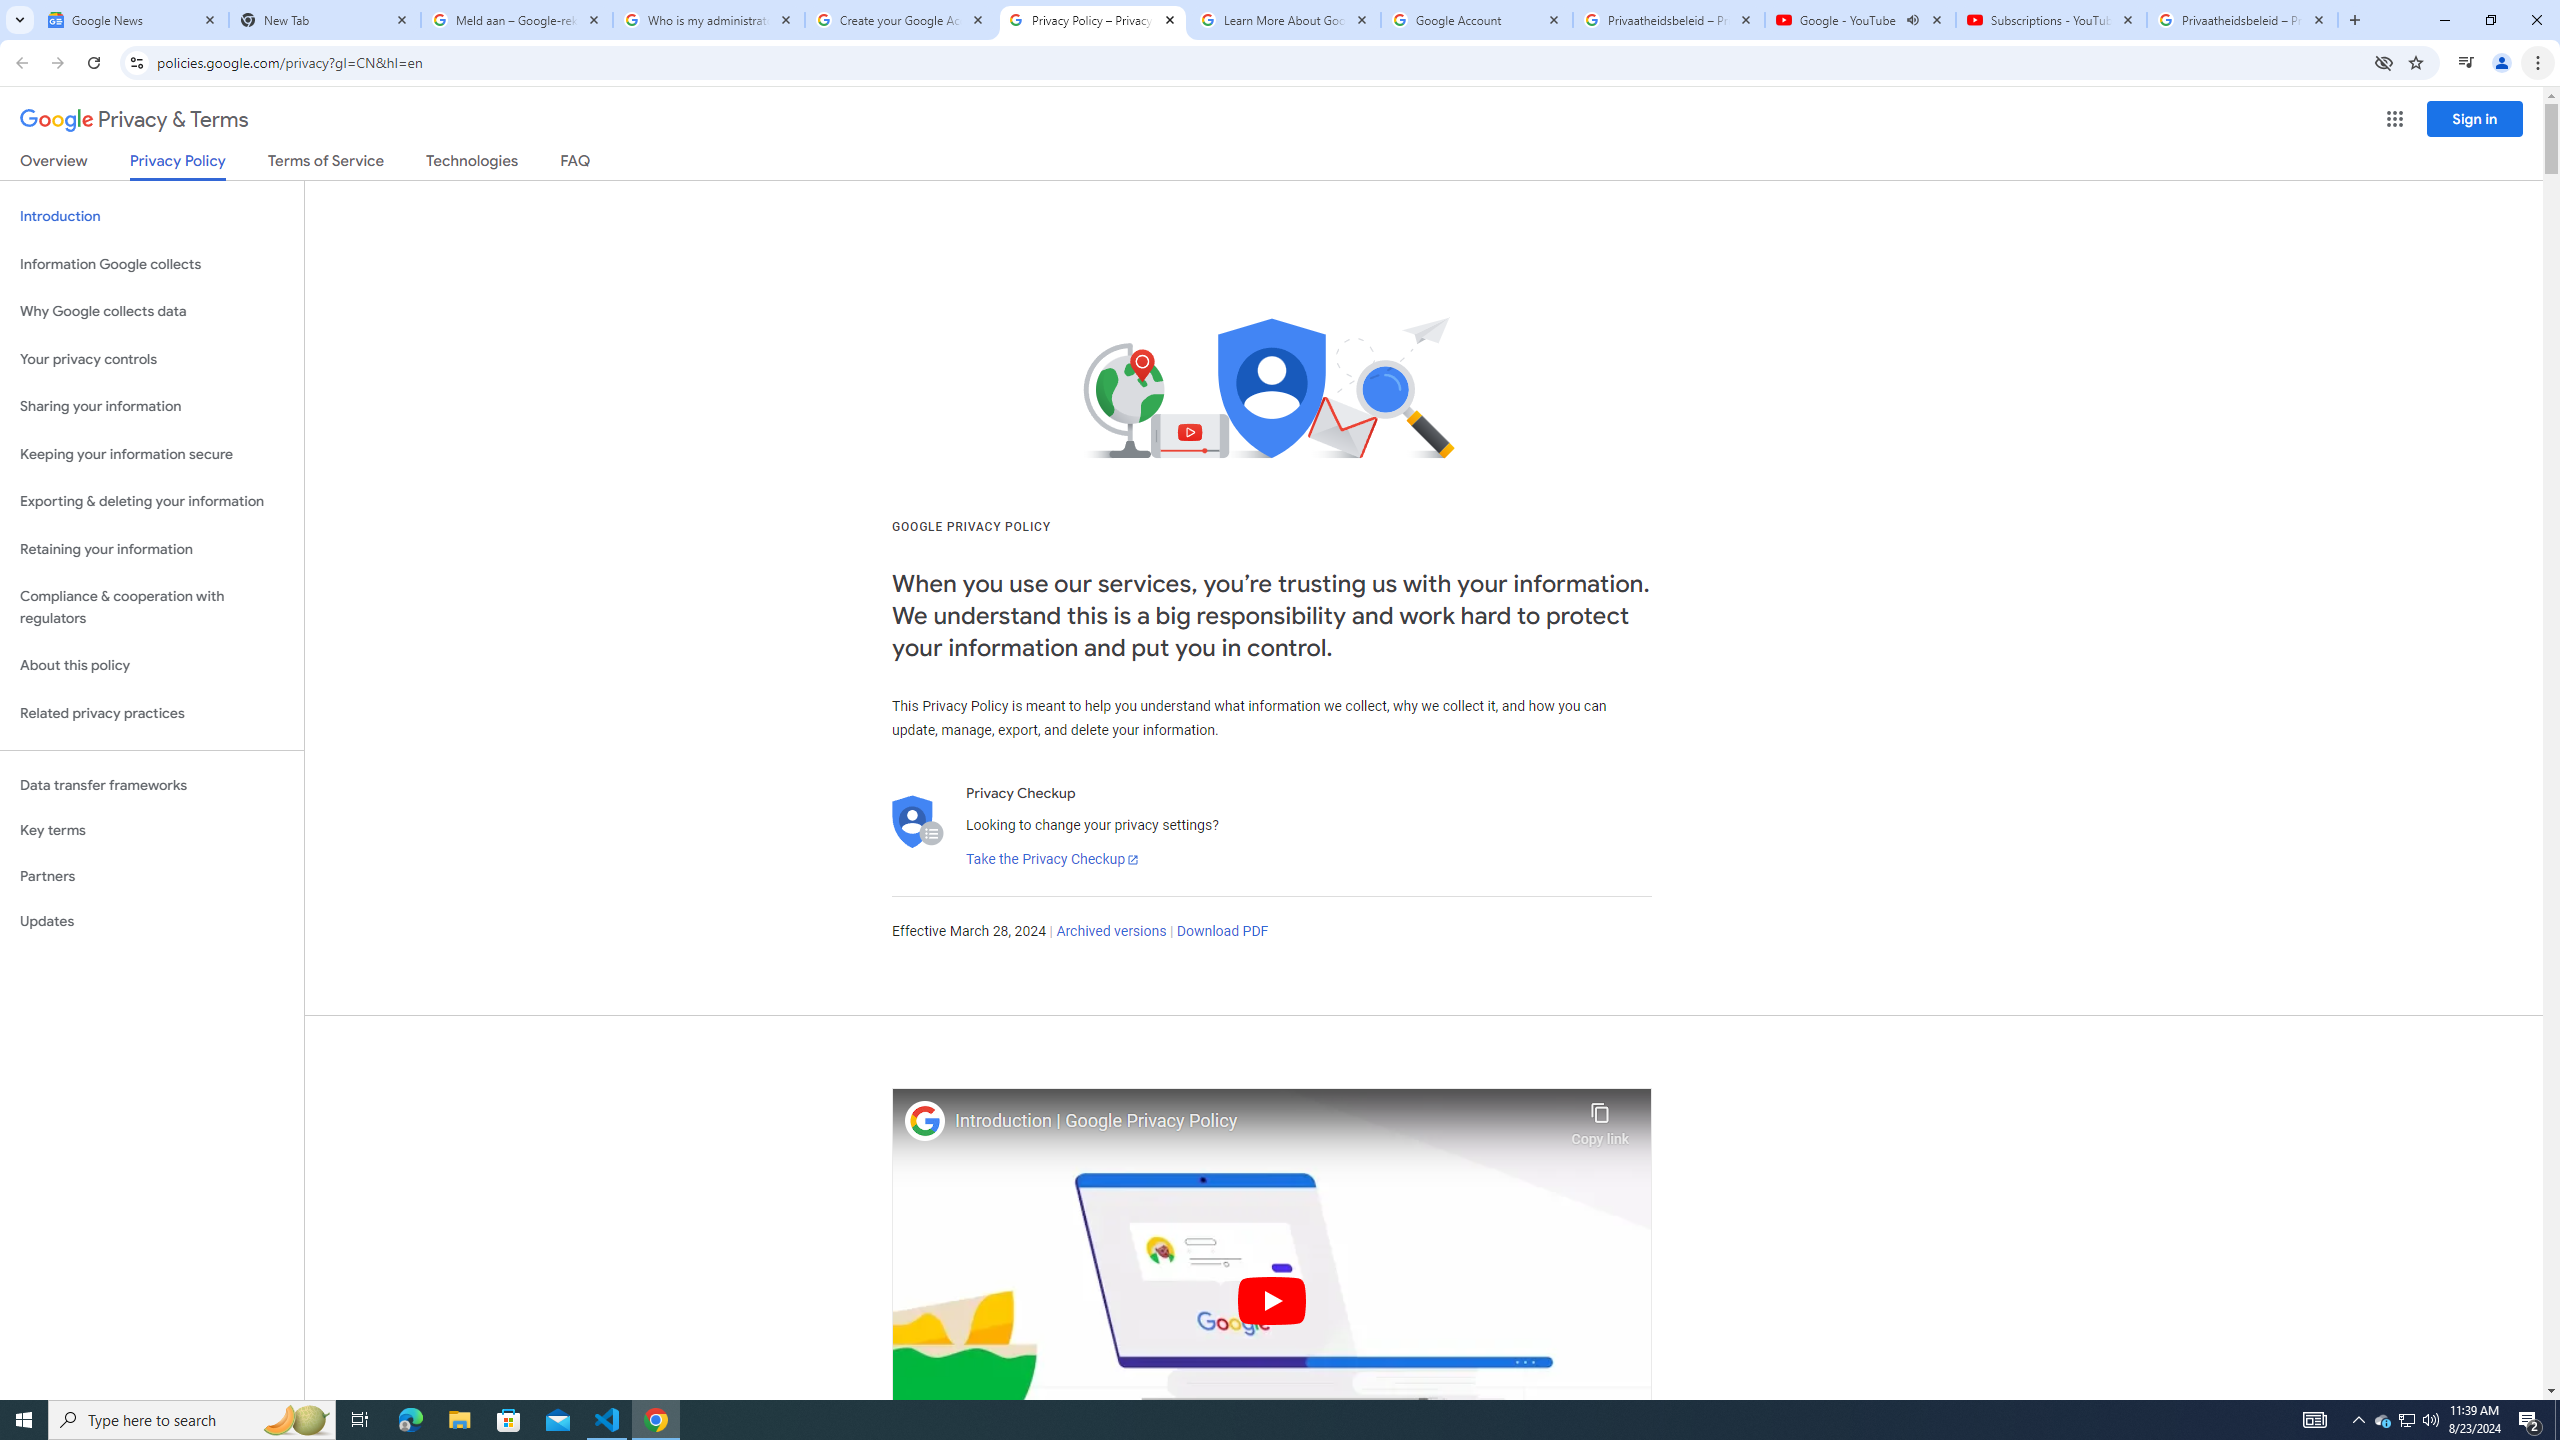 The height and width of the screenshot is (1440, 2560). Describe the element at coordinates (1476, 19) in the screenshot. I see `'Google Account'` at that location.